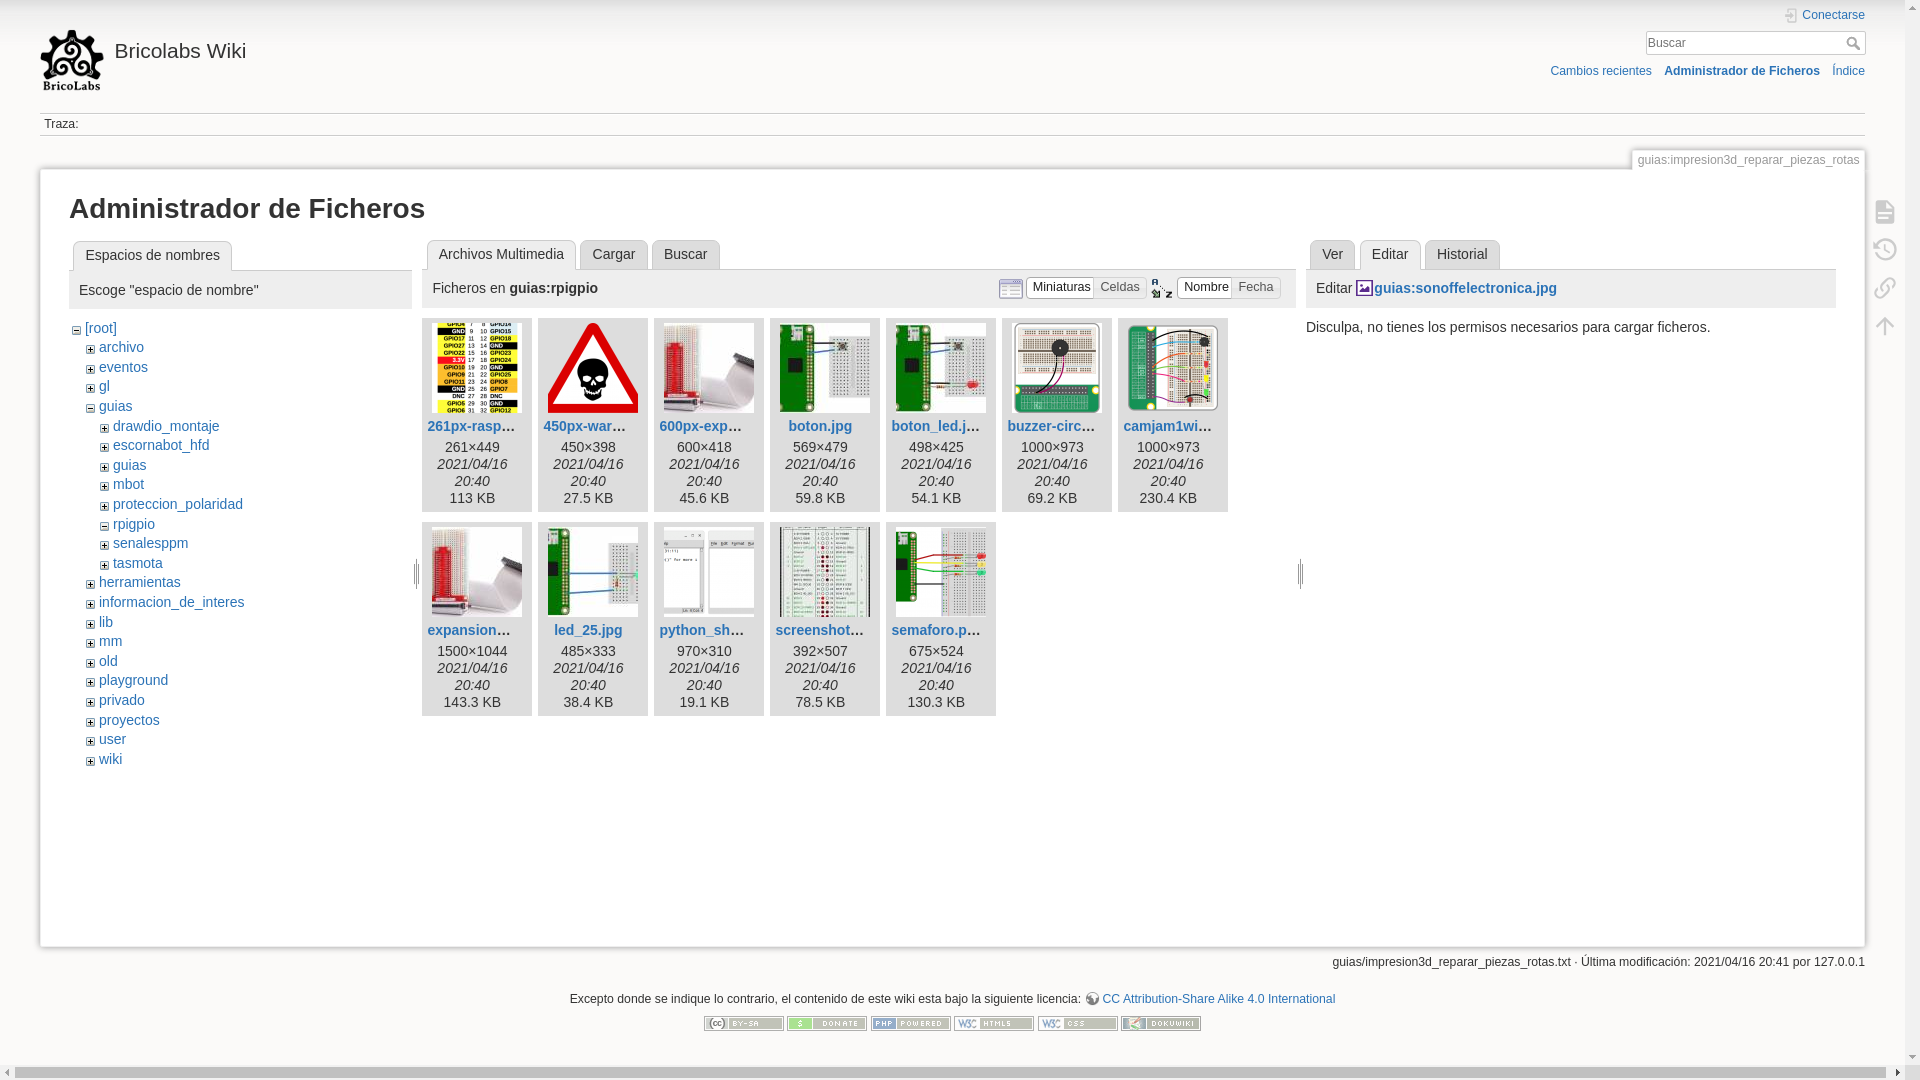 The image size is (1920, 1080). I want to click on 'lib', so click(98, 620).